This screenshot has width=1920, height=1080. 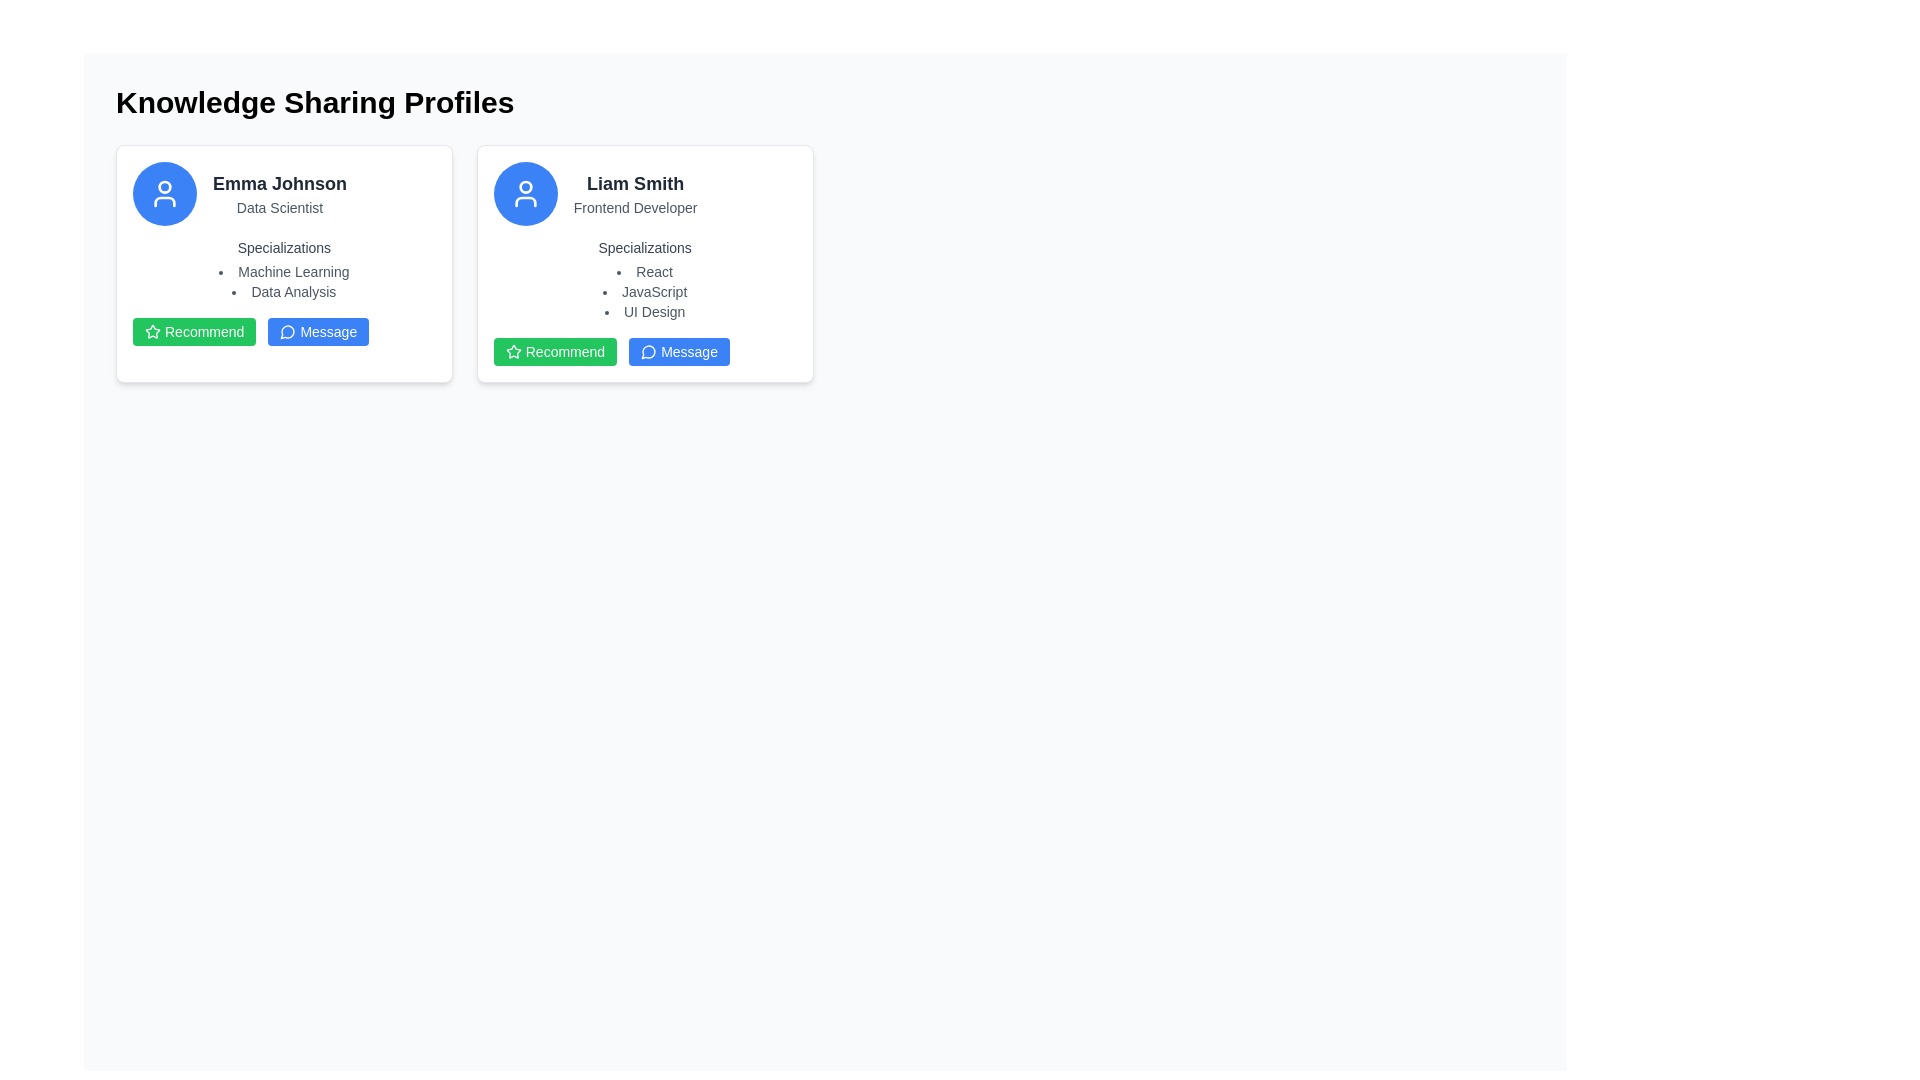 I want to click on the text list with the heading 'Specializations' that includes the items React, JavaScript, and UI Design, located in the card element for Liam Smith, so click(x=645, y=280).